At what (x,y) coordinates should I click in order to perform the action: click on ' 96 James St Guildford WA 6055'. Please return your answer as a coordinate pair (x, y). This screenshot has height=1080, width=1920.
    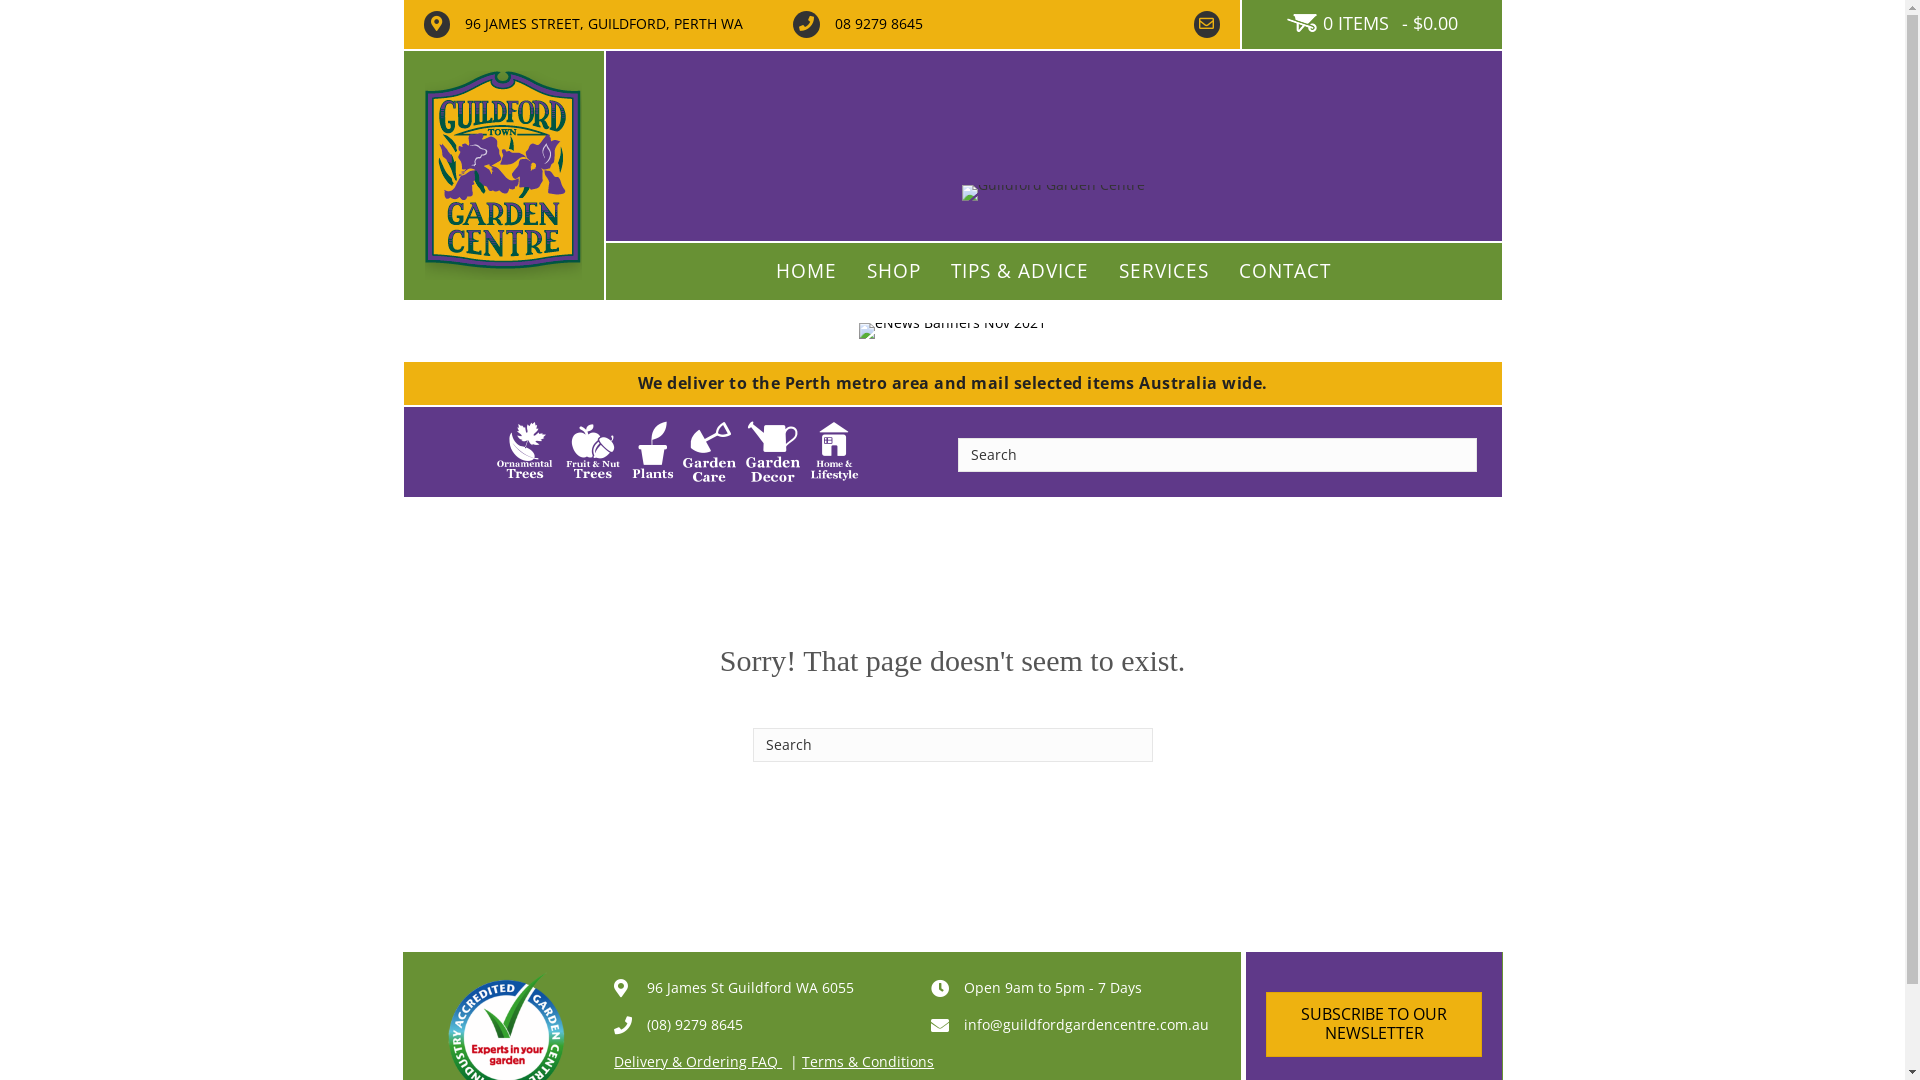
    Looking at the image, I should click on (747, 986).